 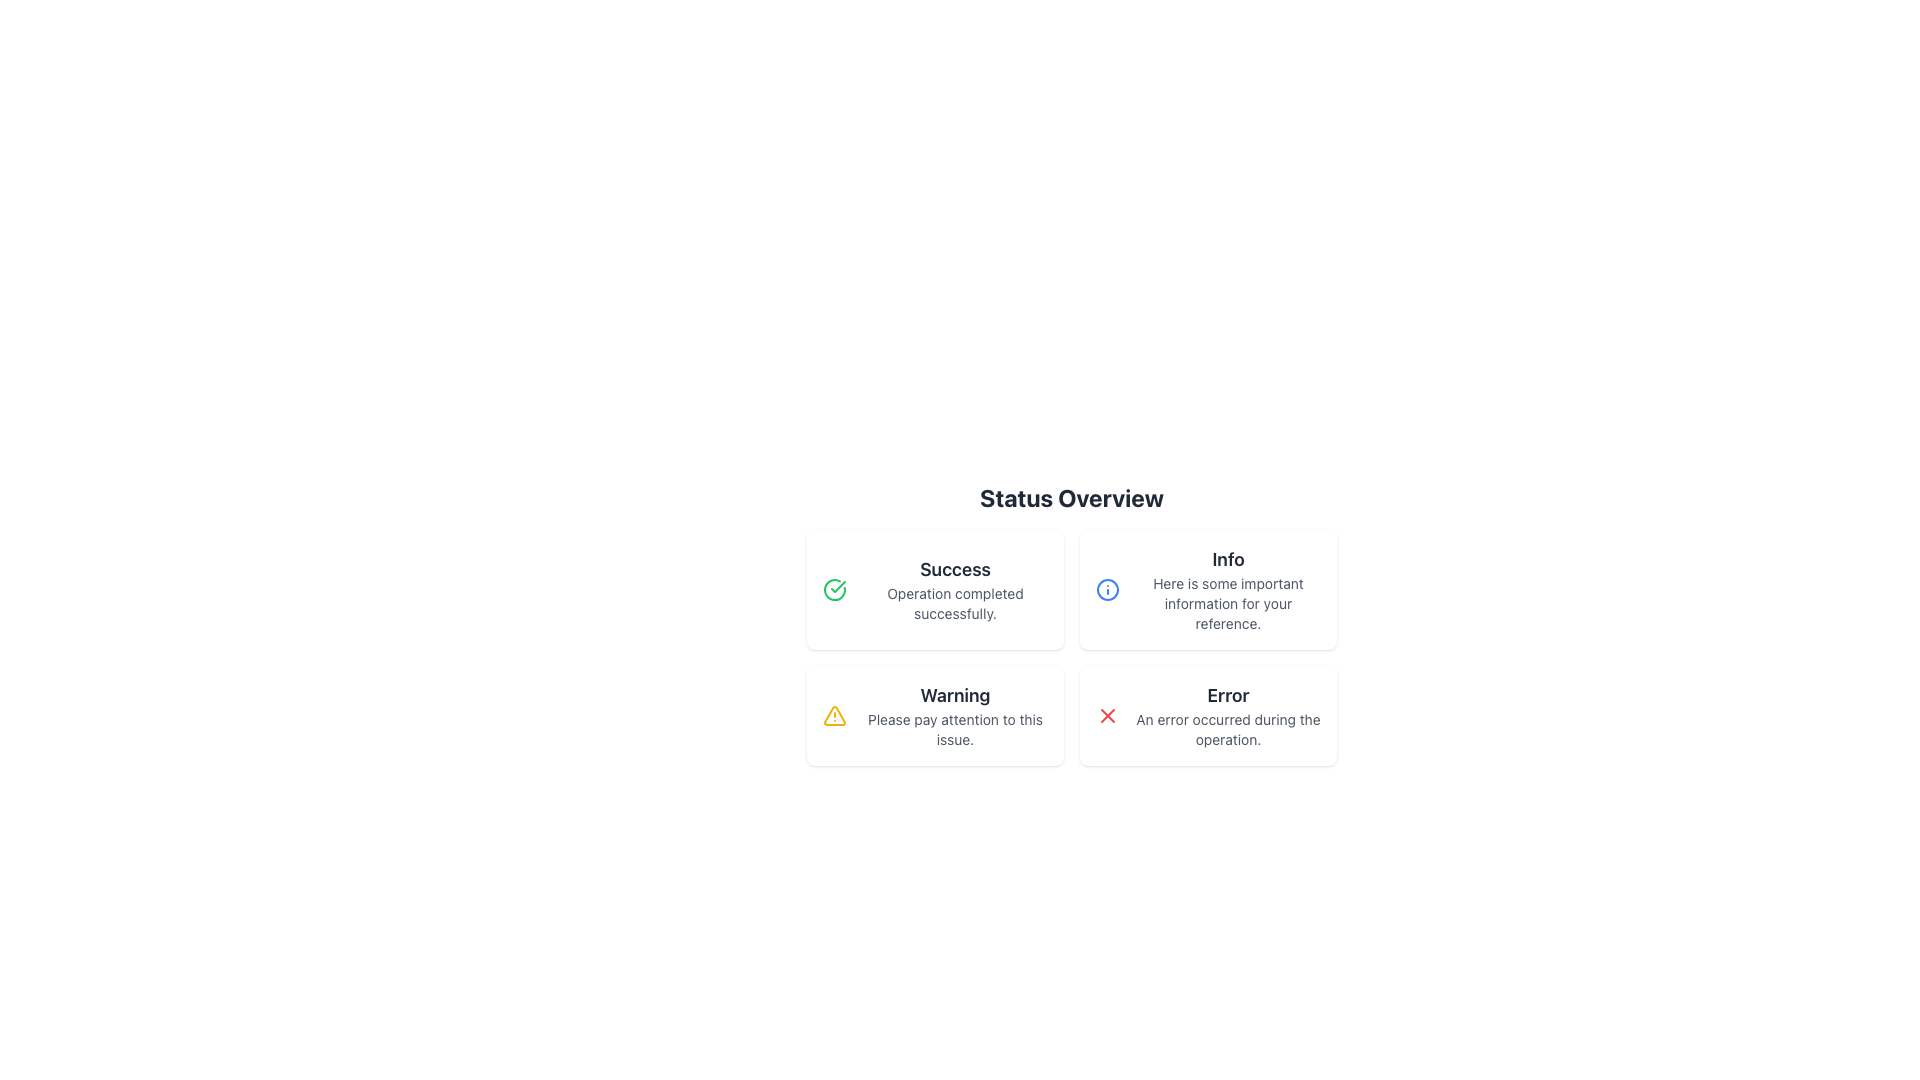 What do you see at coordinates (954, 715) in the screenshot?
I see `warning message element displaying 'Warning' and 'Please pay attention to this issue.' located at the bottom-left of the grid layout, below the 'Success' card` at bounding box center [954, 715].